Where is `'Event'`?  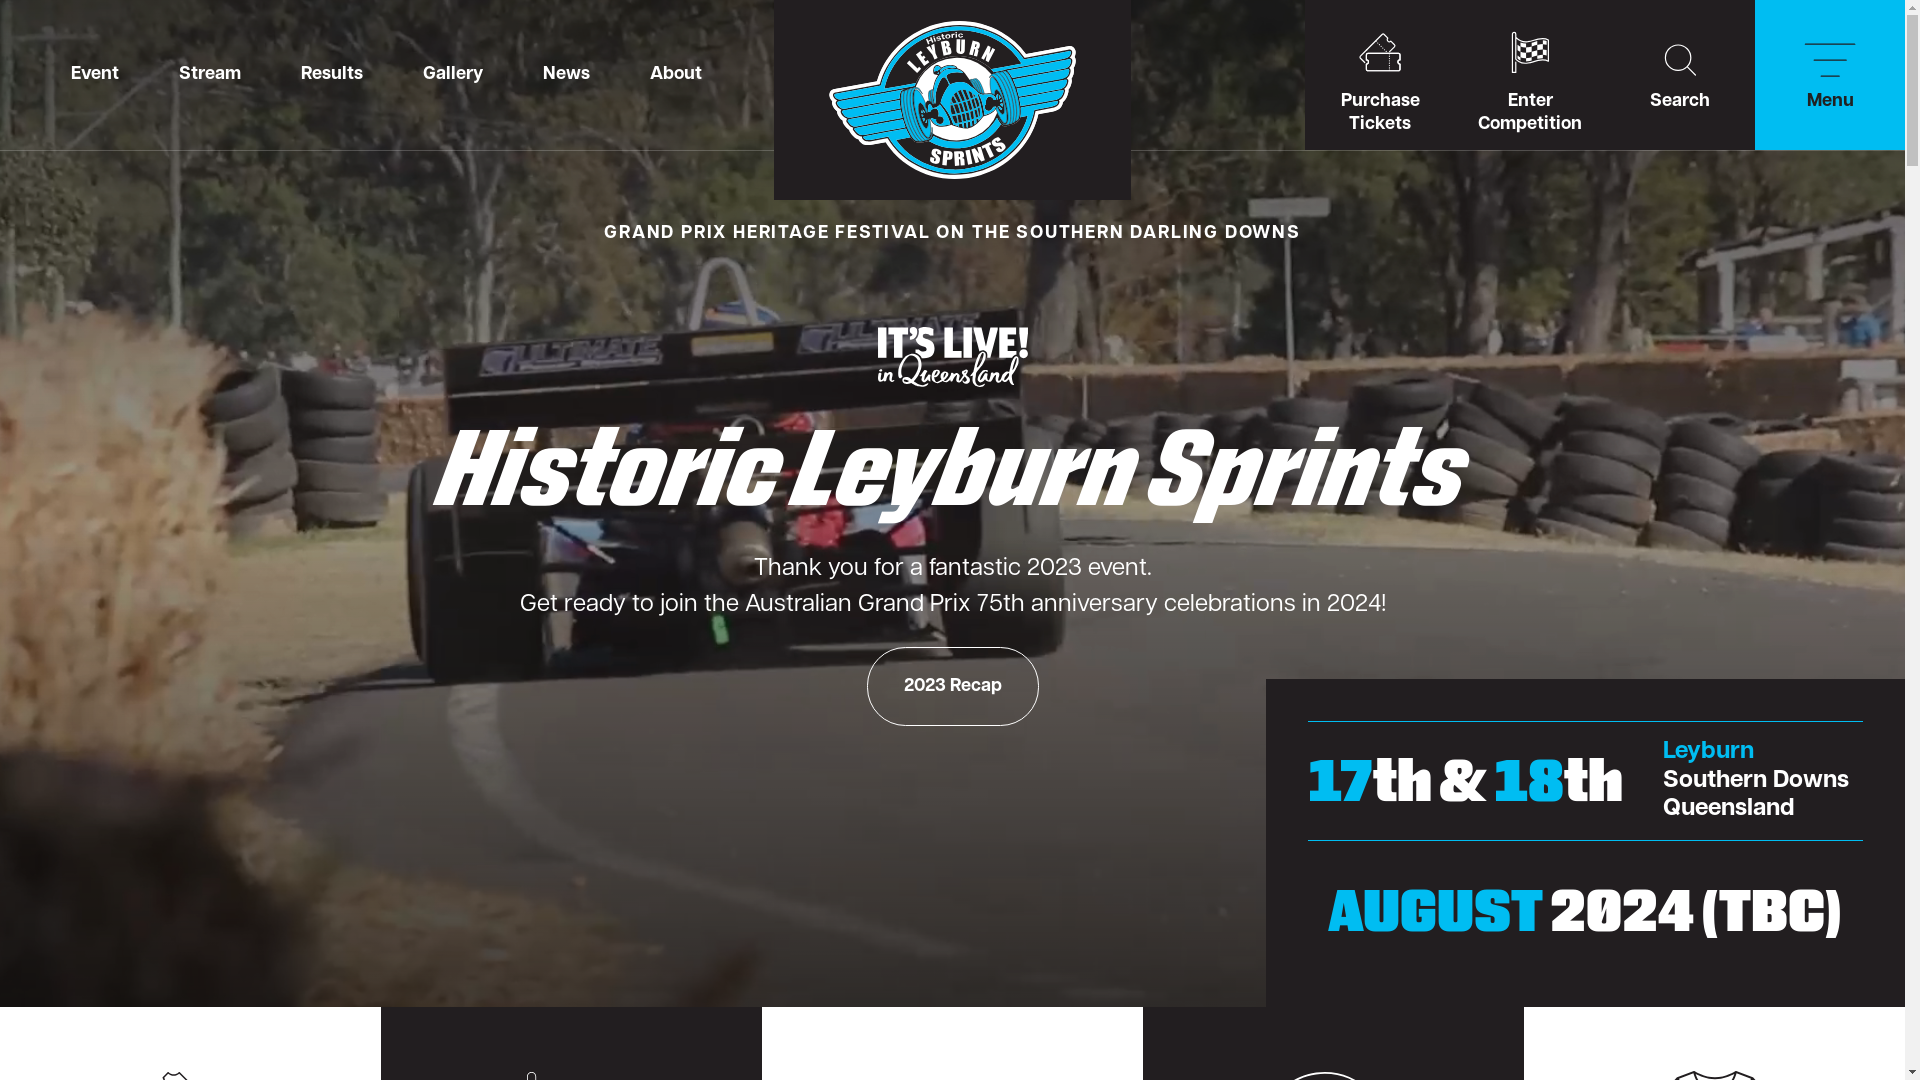
'Event' is located at coordinates (94, 73).